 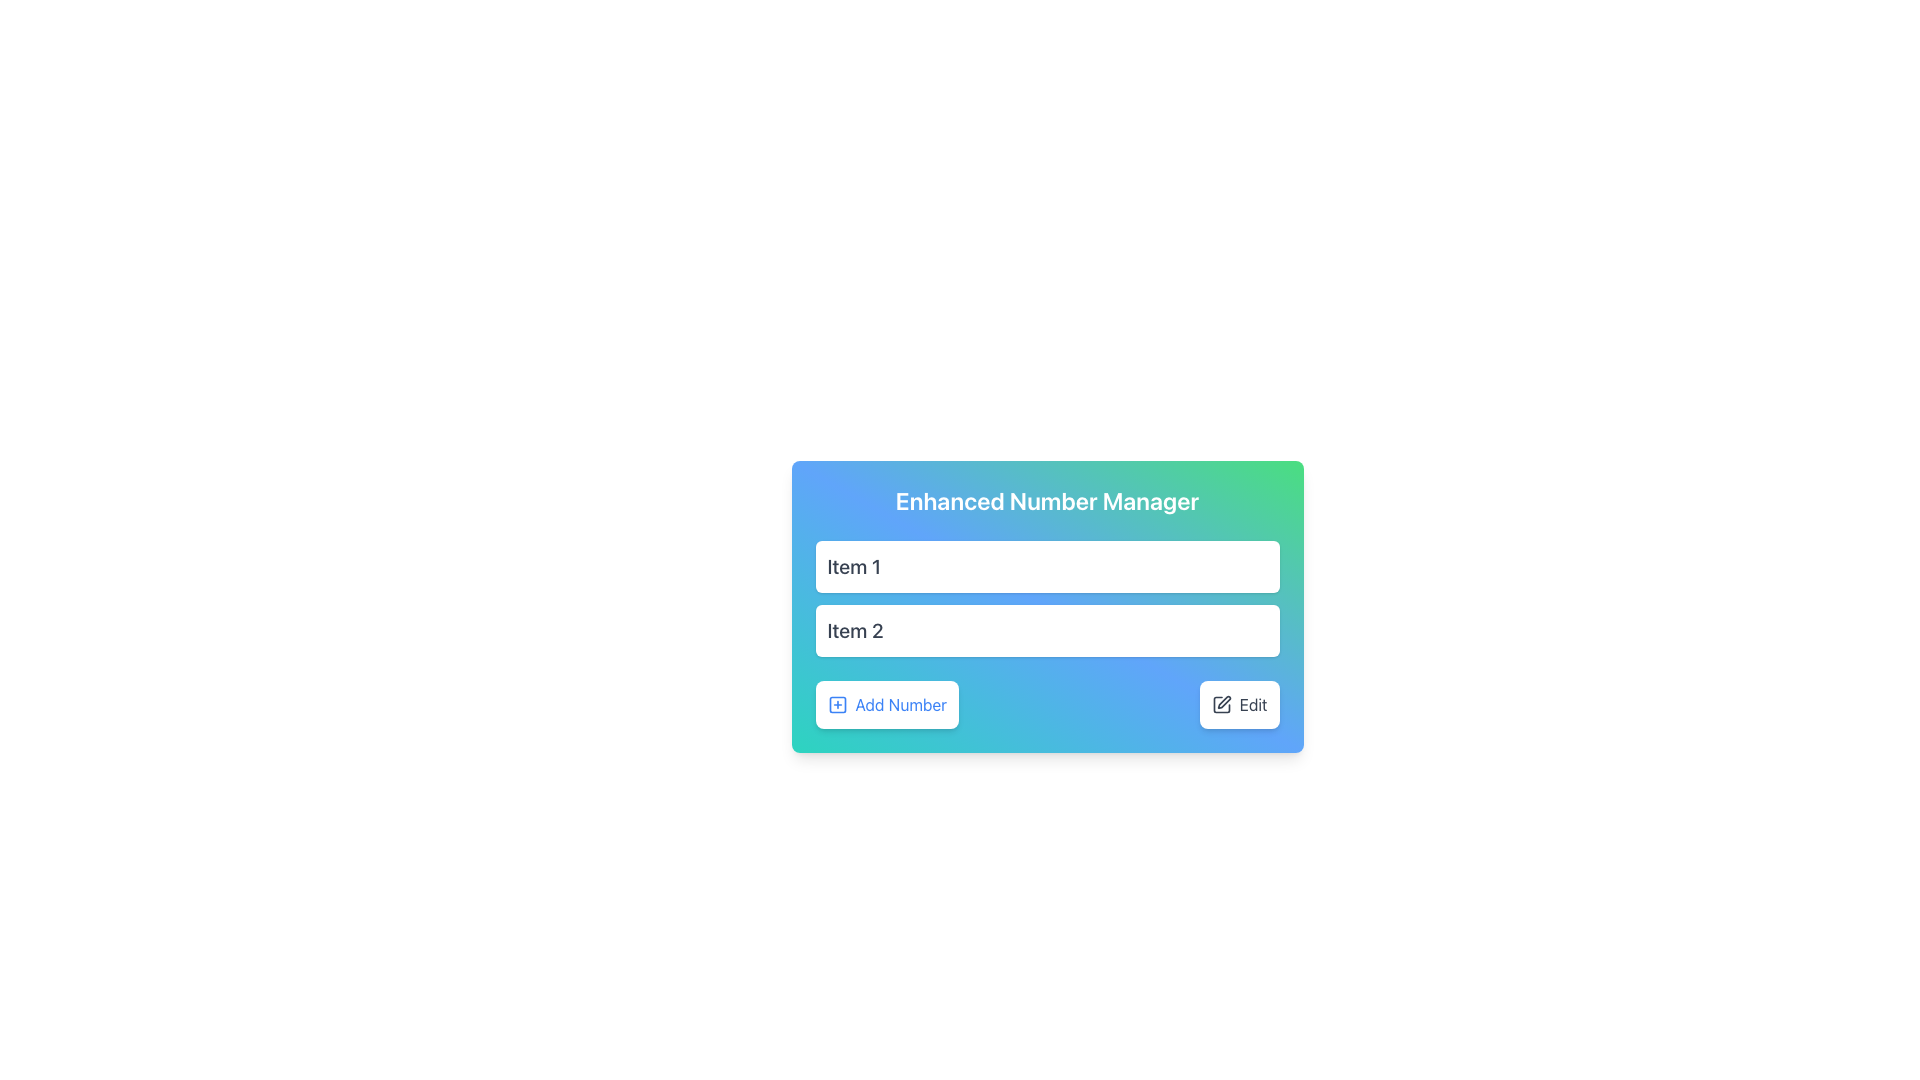 I want to click on the second button in the lower-right corner of the 'Enhanced Number Manager' card, so click(x=1238, y=704).